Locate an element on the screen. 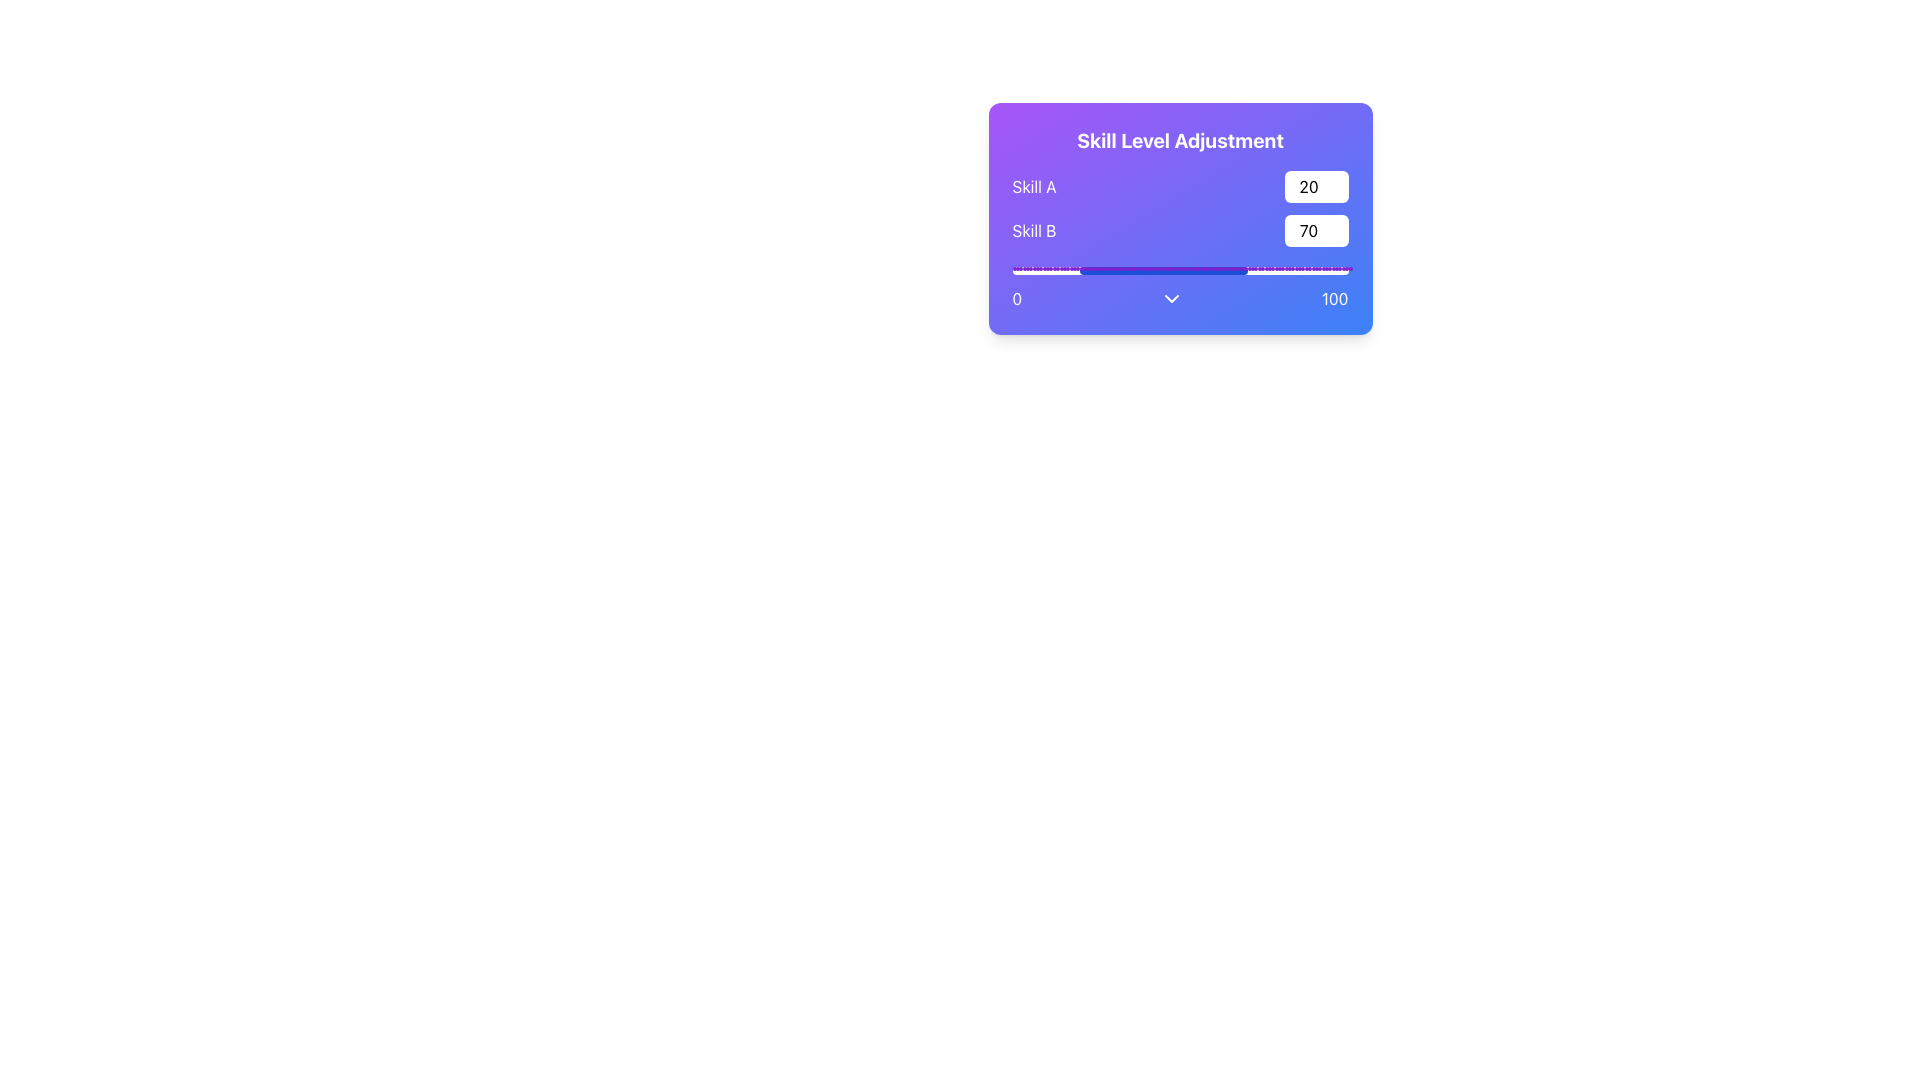 The height and width of the screenshot is (1080, 1920). the right-facing chevron icon located centrally in a blue gradient area is located at coordinates (1171, 299).